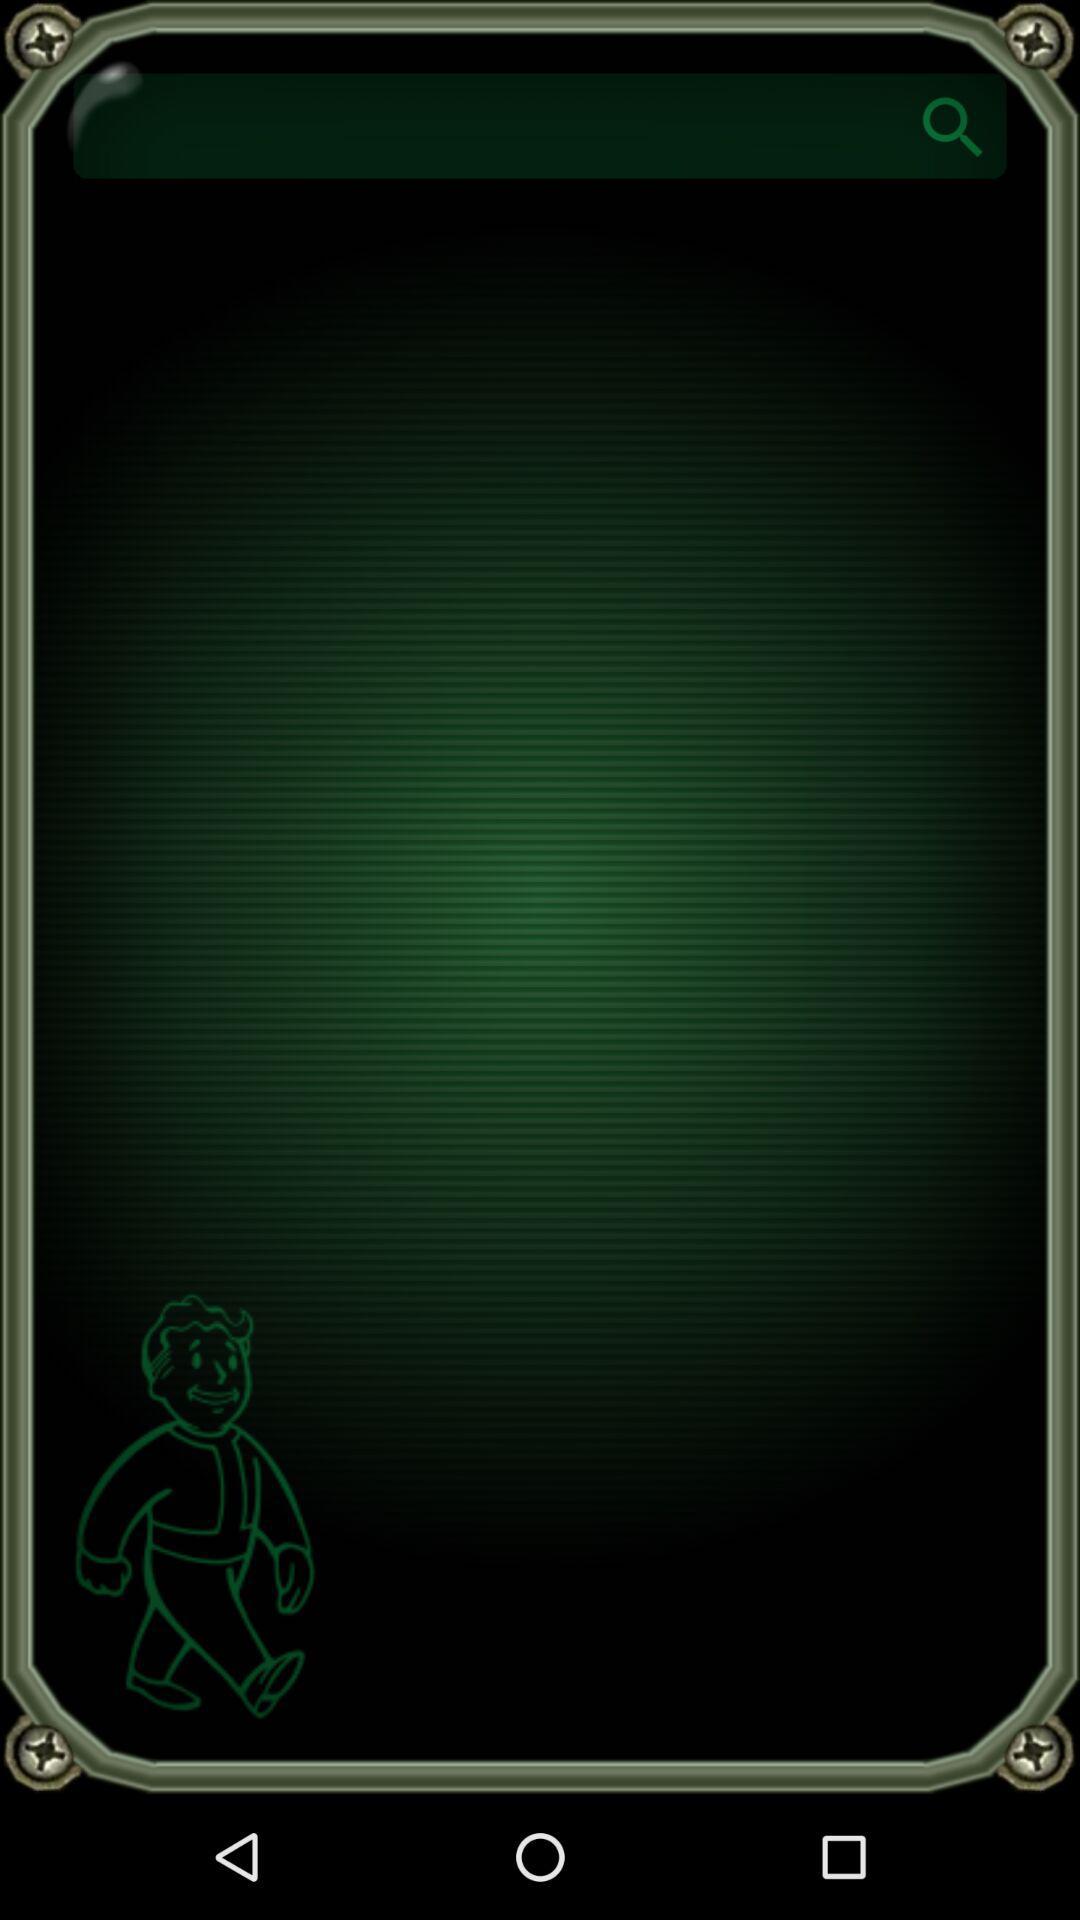 The height and width of the screenshot is (1920, 1080). Describe the element at coordinates (952, 124) in the screenshot. I see `search` at that location.